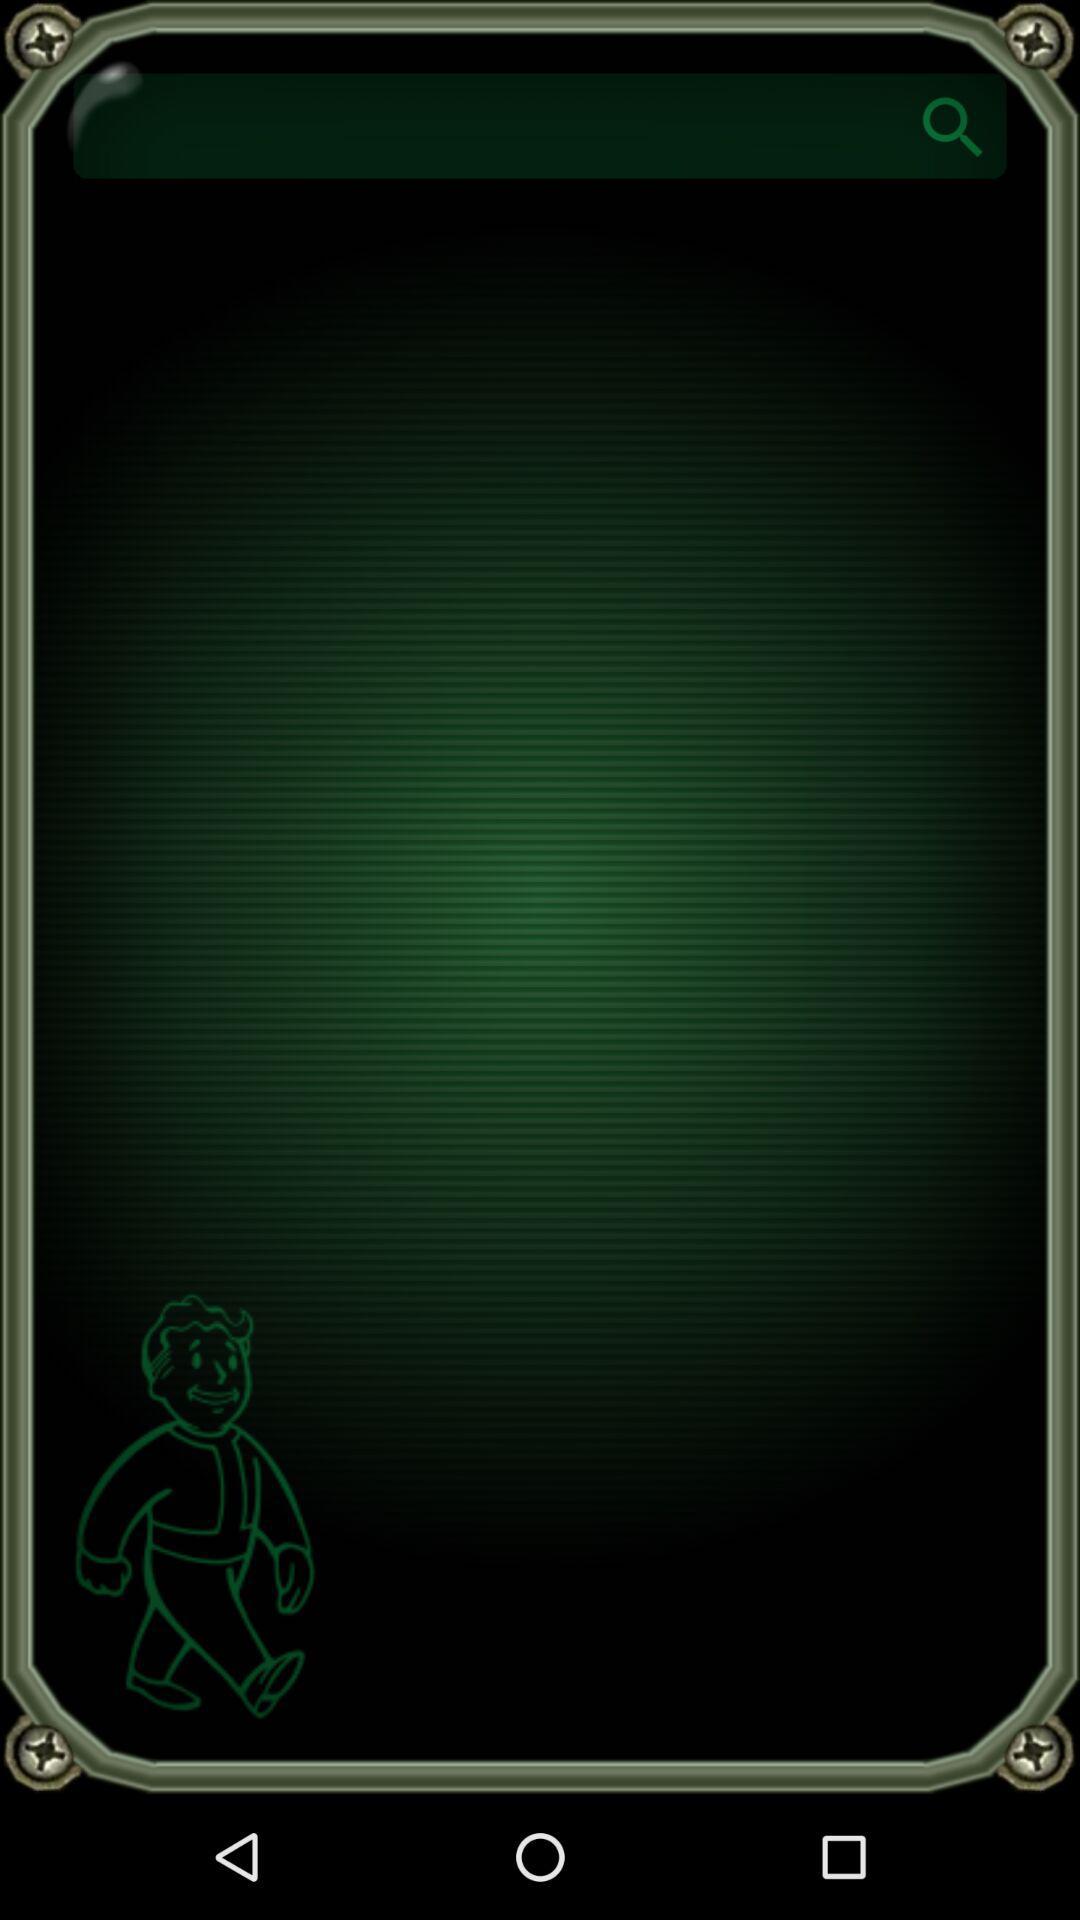 The height and width of the screenshot is (1920, 1080). Describe the element at coordinates (952, 124) in the screenshot. I see `search` at that location.